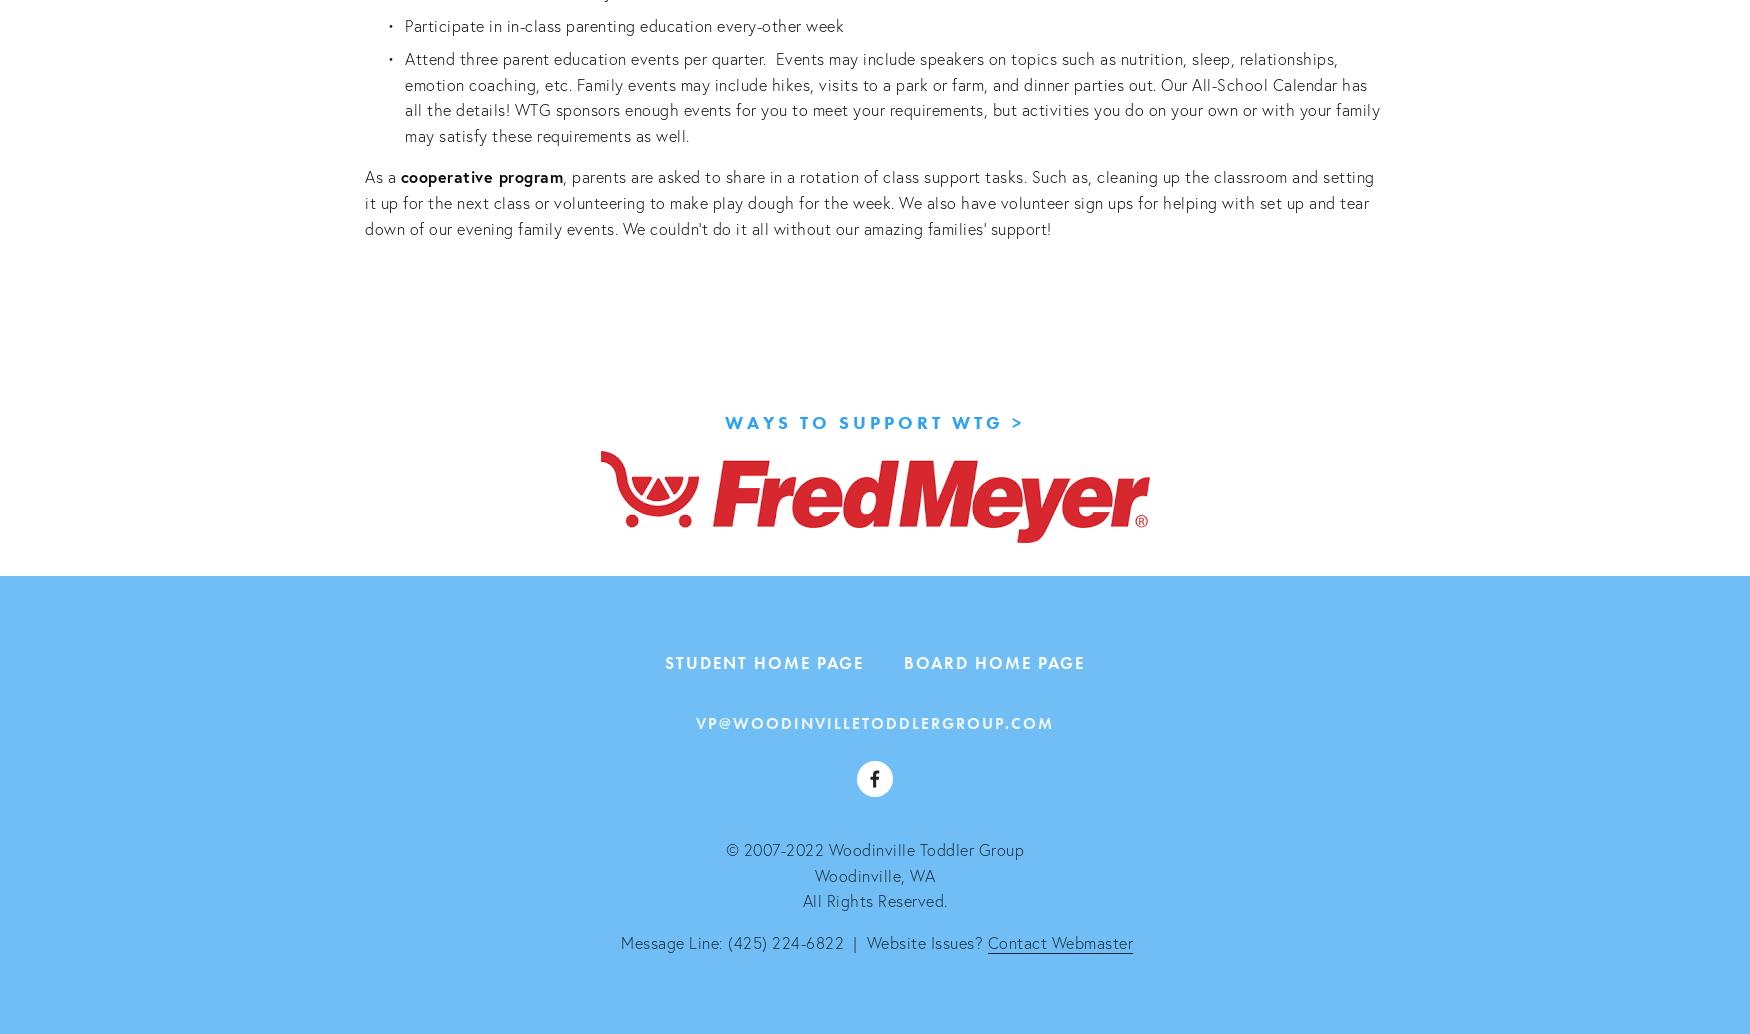  I want to click on 'Woodinville, WA', so click(874, 873).